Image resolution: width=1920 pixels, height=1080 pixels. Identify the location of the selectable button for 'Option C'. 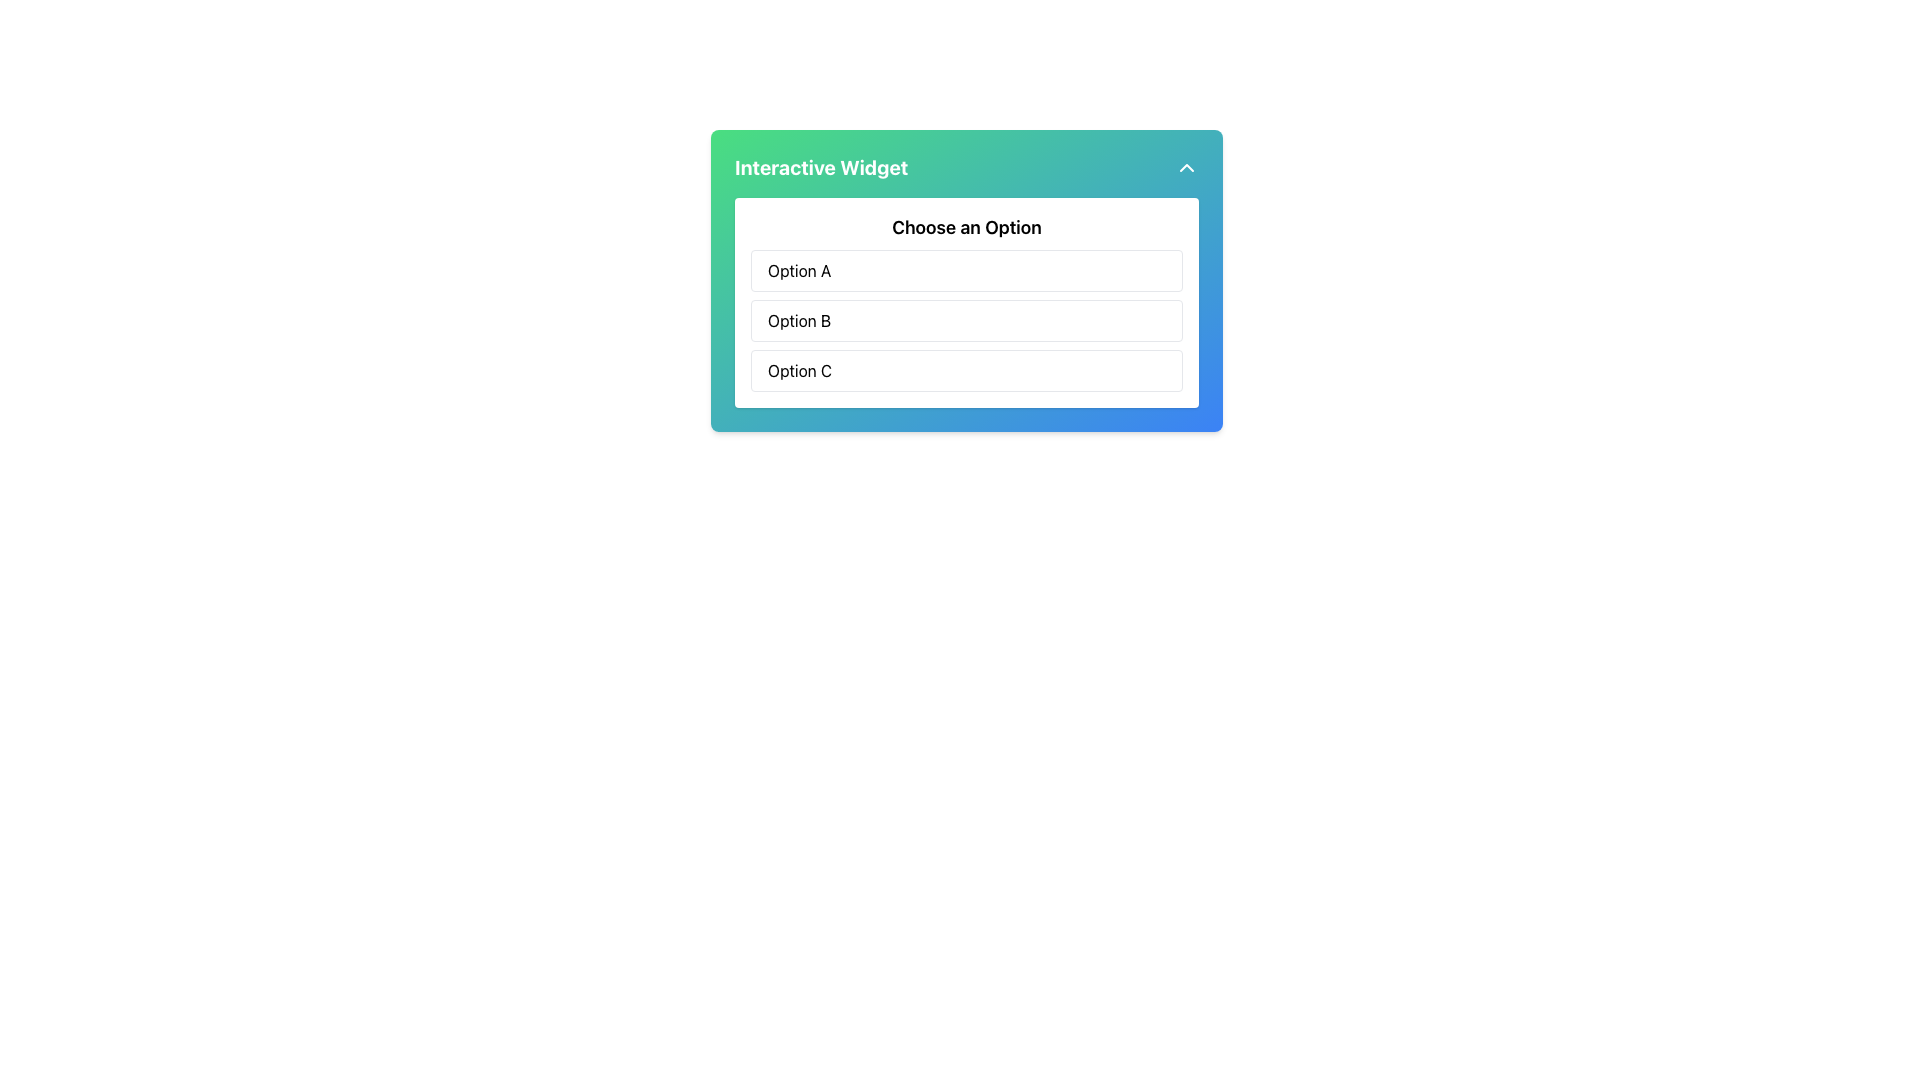
(966, 370).